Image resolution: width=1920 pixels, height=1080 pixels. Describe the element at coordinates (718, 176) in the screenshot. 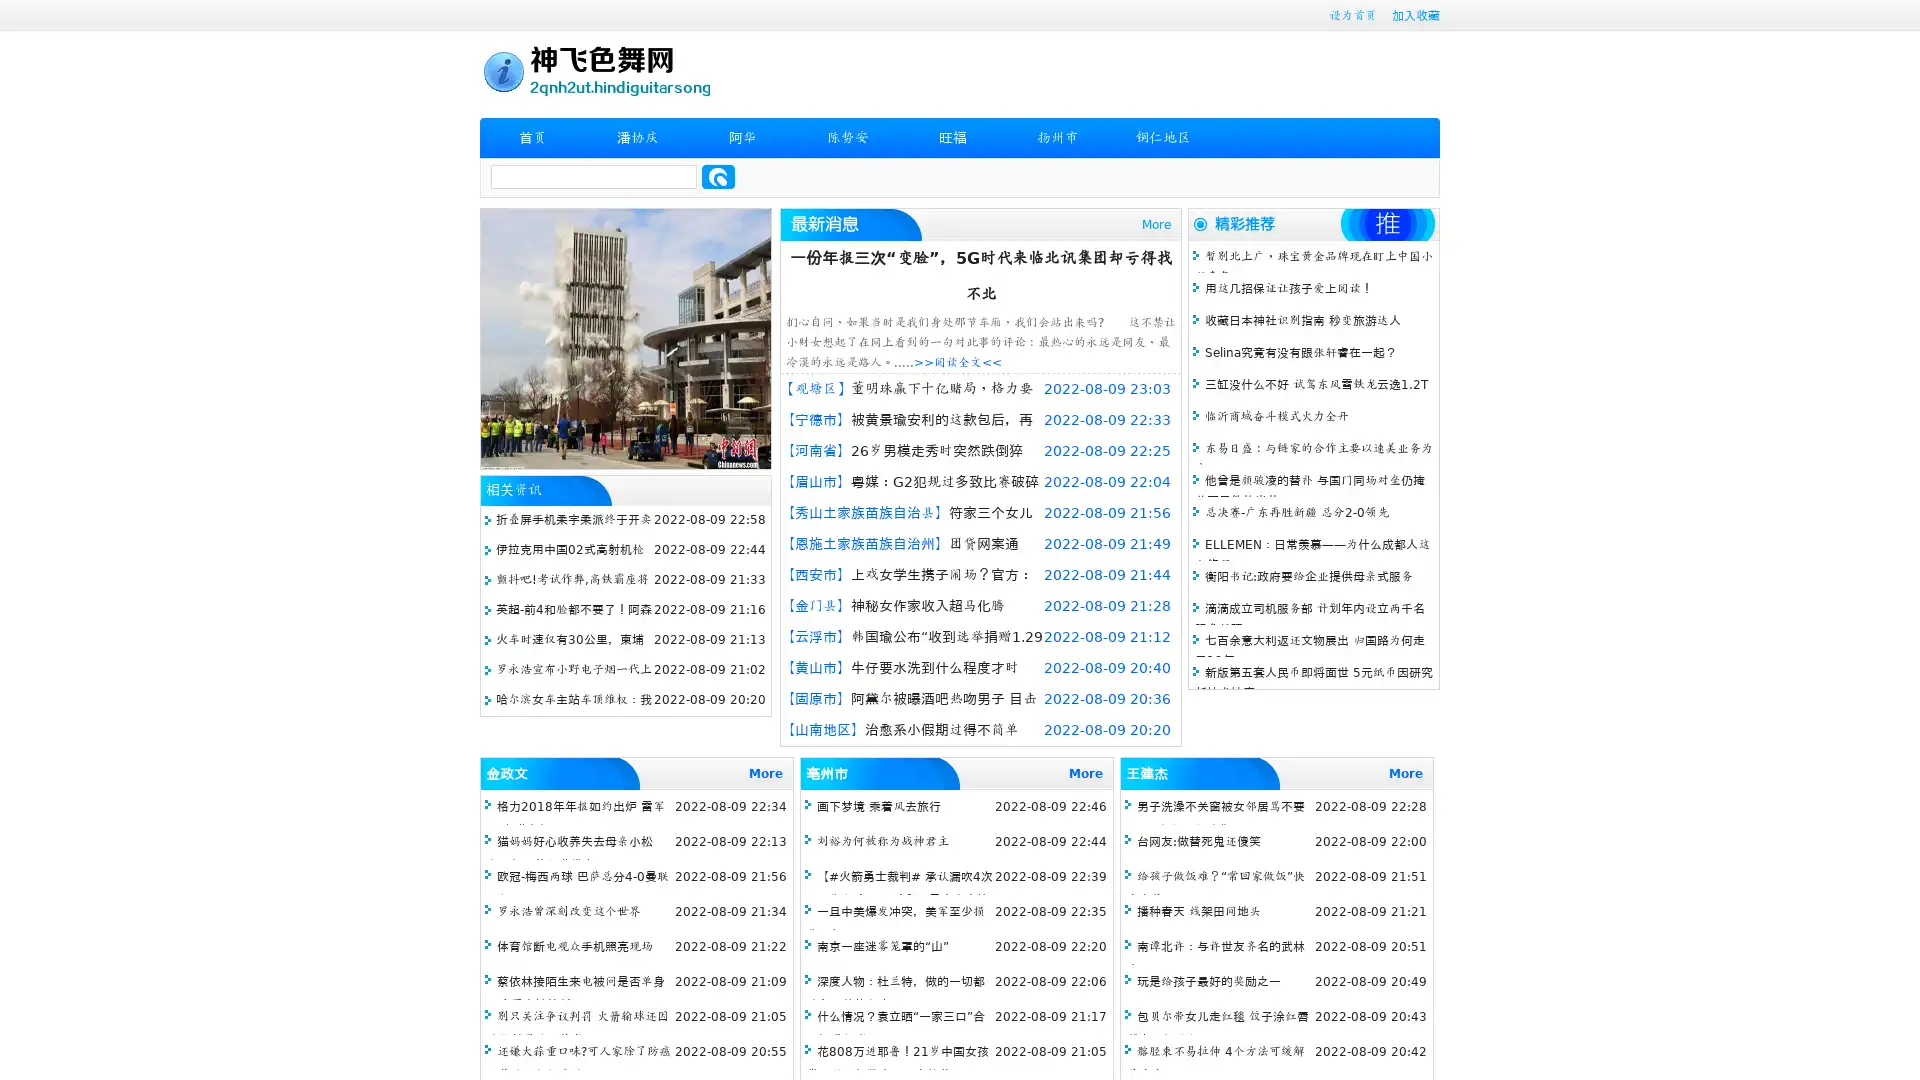

I see `Search` at that location.